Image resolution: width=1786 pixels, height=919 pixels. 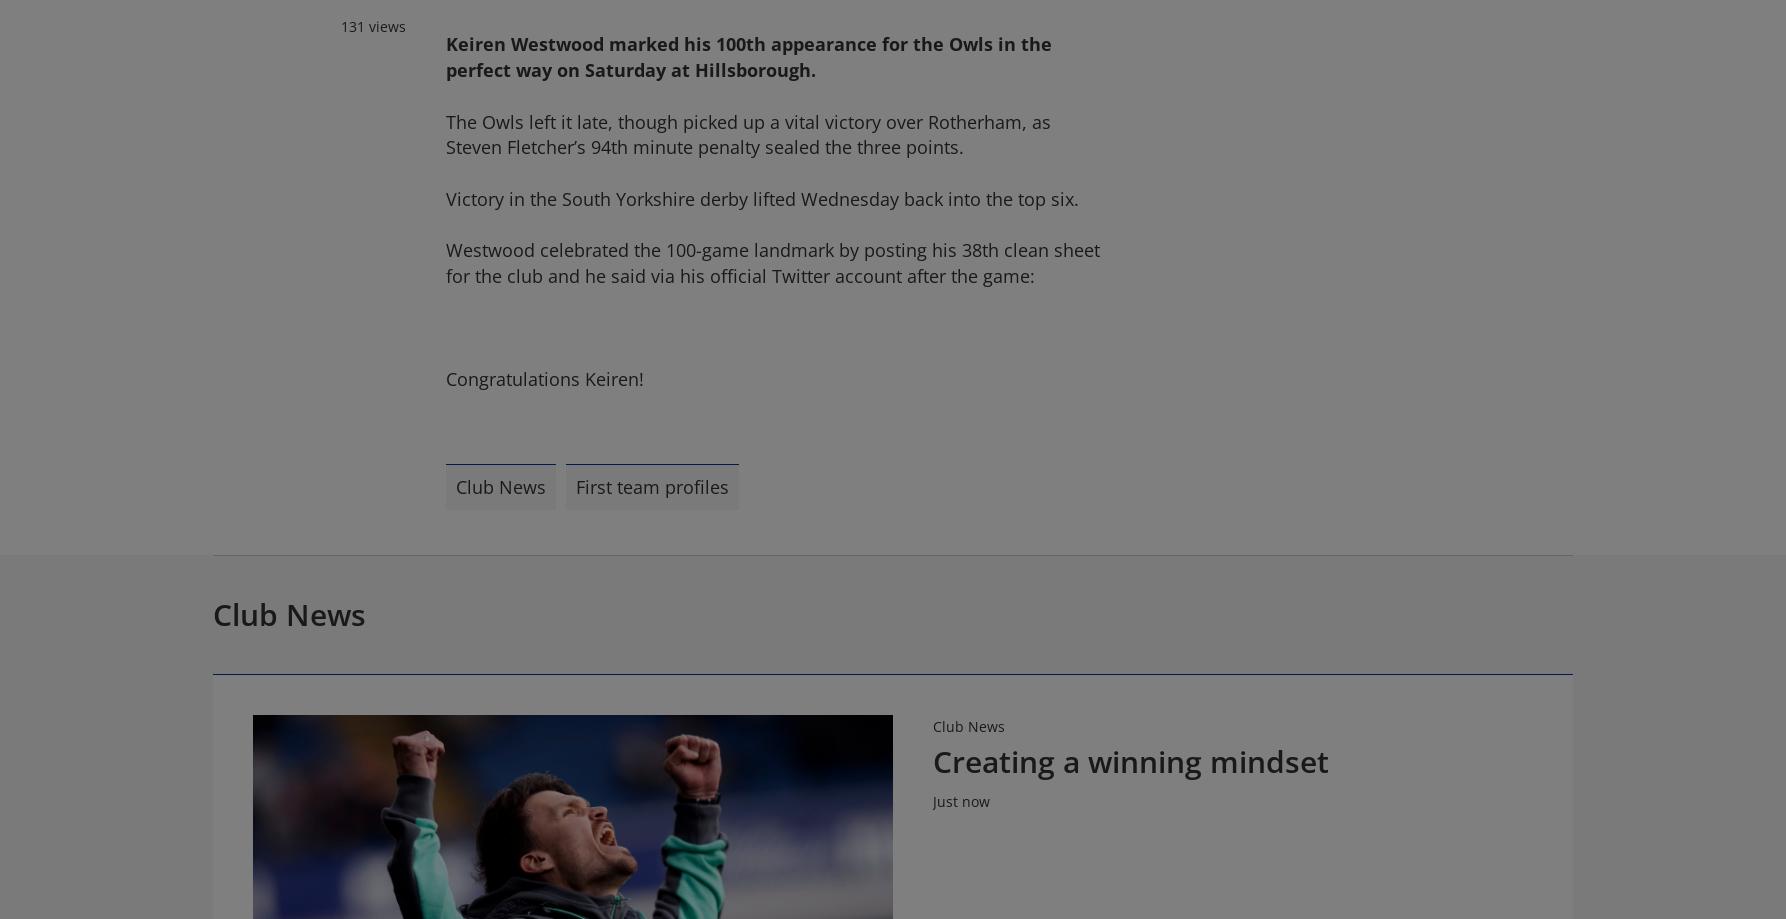 What do you see at coordinates (771, 262) in the screenshot?
I see `'Westwood celebrated the 100-game landmark by posting his 38th clean sheet for the club and he said via his official Twitter account after the game:'` at bounding box center [771, 262].